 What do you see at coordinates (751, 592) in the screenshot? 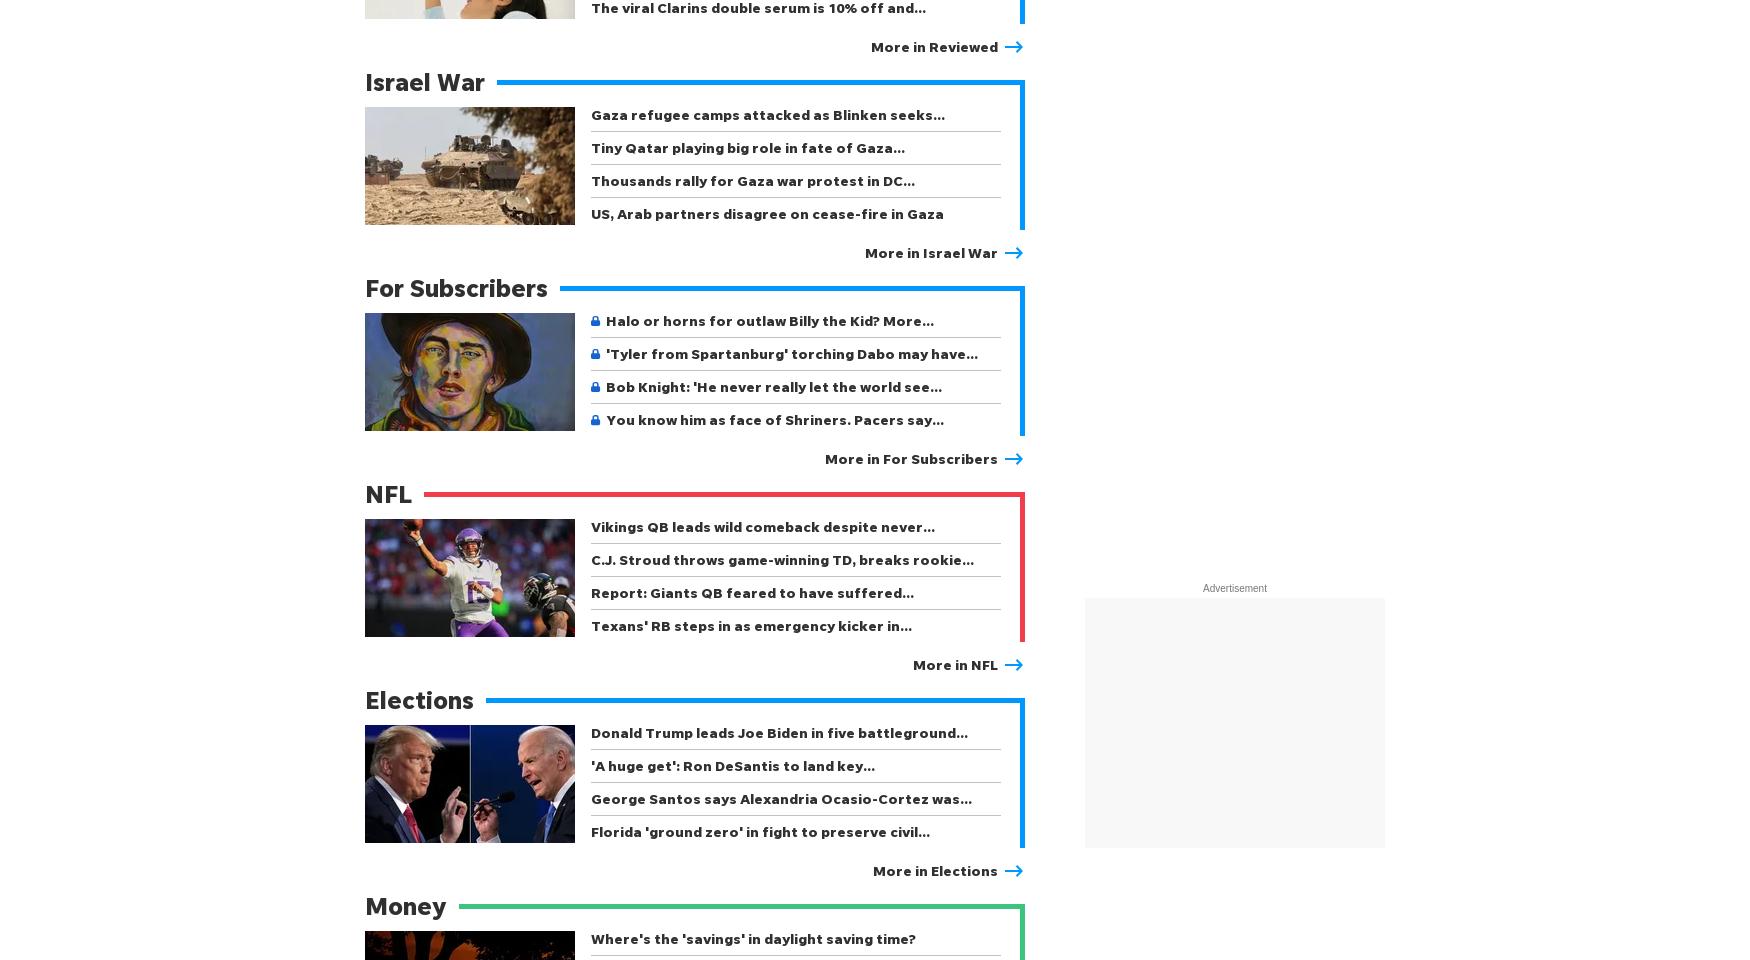
I see `'Report: Giants QB feared to have suffered…'` at bounding box center [751, 592].